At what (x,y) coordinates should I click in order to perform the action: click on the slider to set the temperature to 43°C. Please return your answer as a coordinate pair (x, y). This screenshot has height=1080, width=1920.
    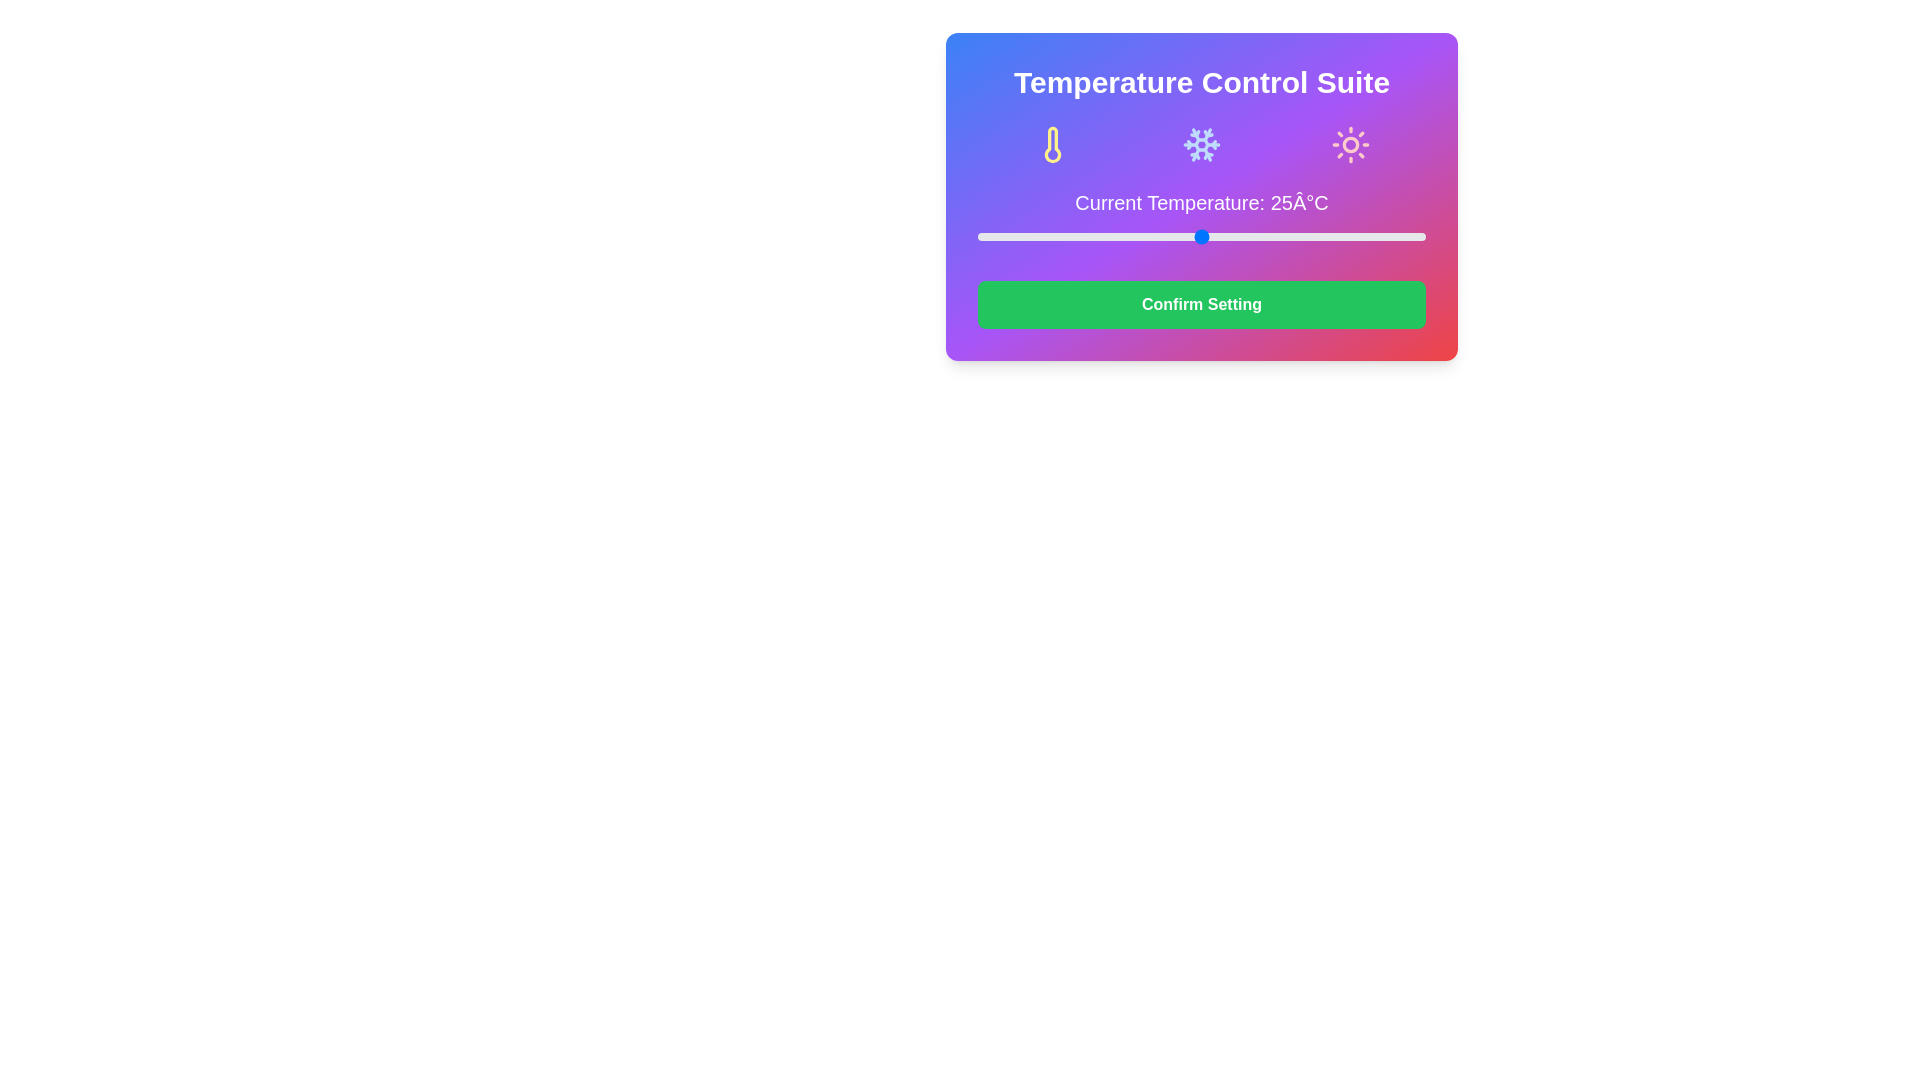
    Looking at the image, I should click on (1362, 235).